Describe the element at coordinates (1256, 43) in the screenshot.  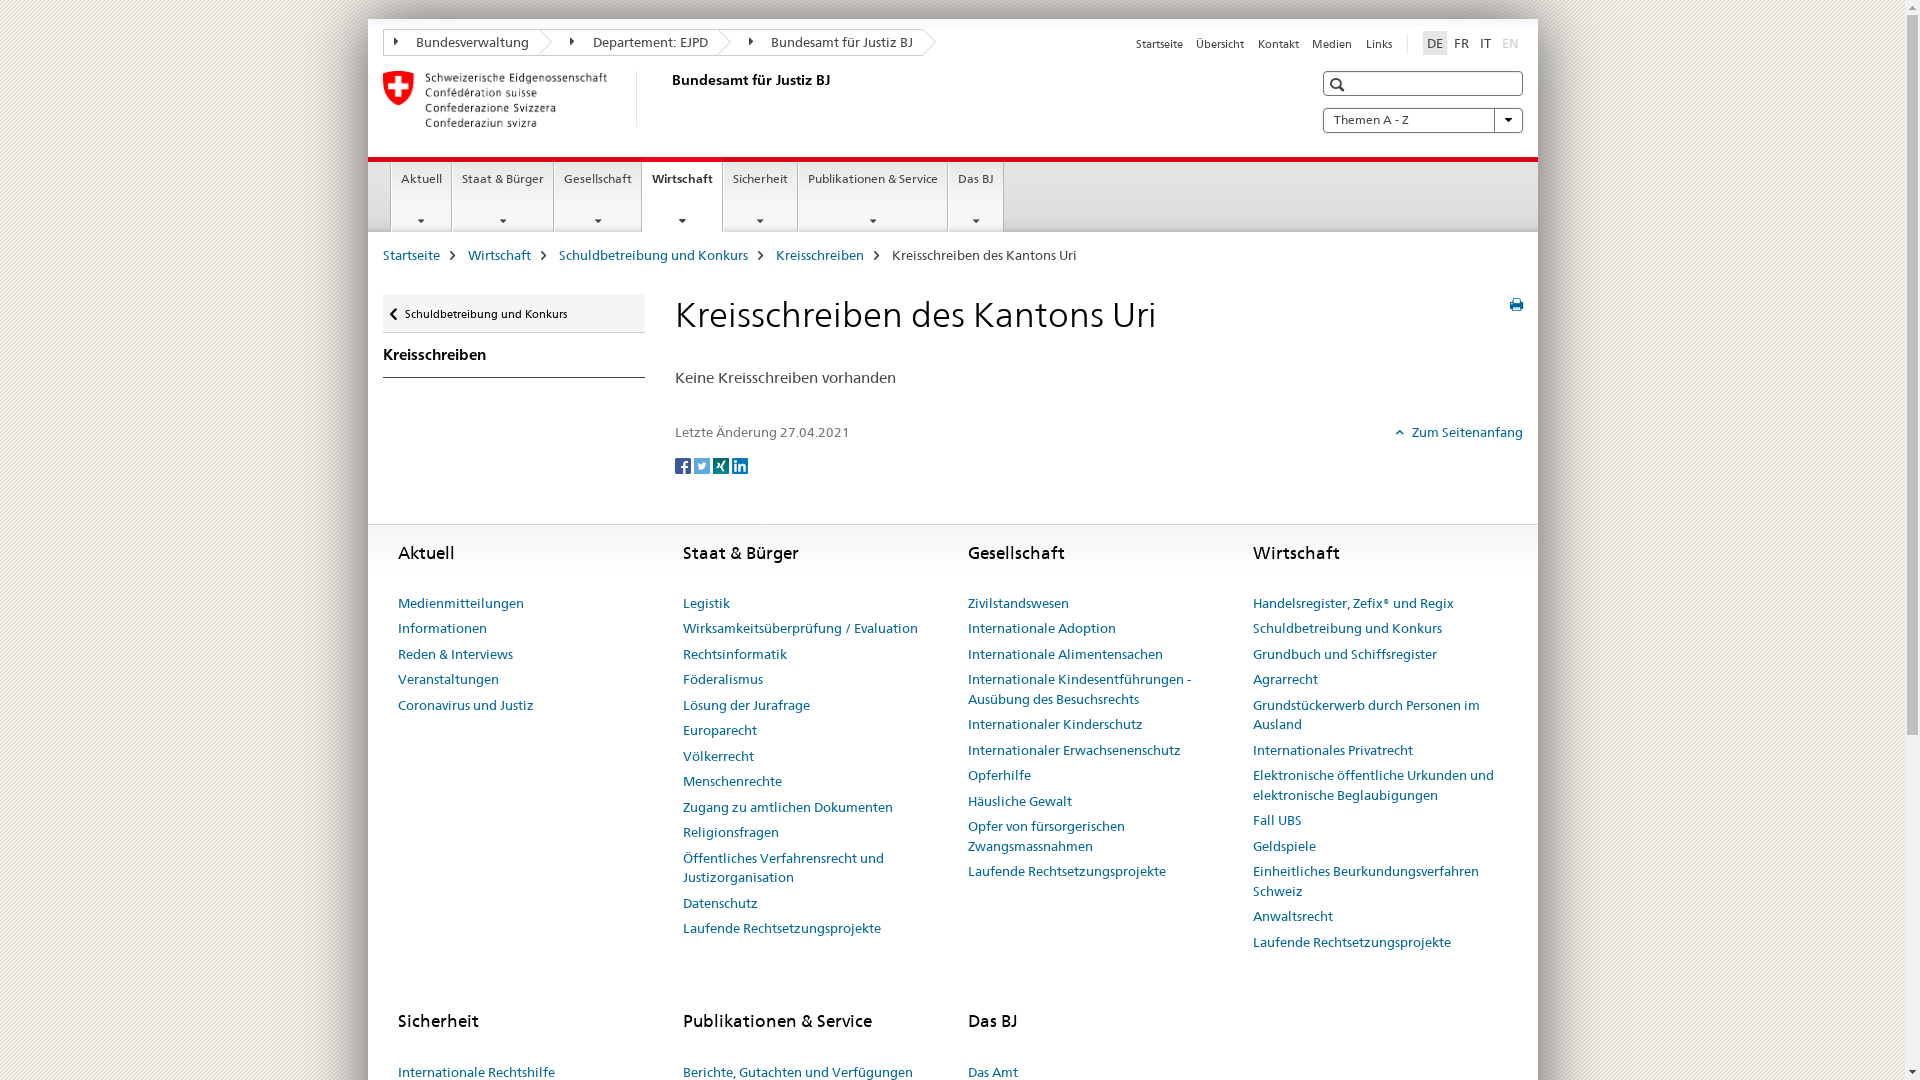
I see `'Kontakt'` at that location.